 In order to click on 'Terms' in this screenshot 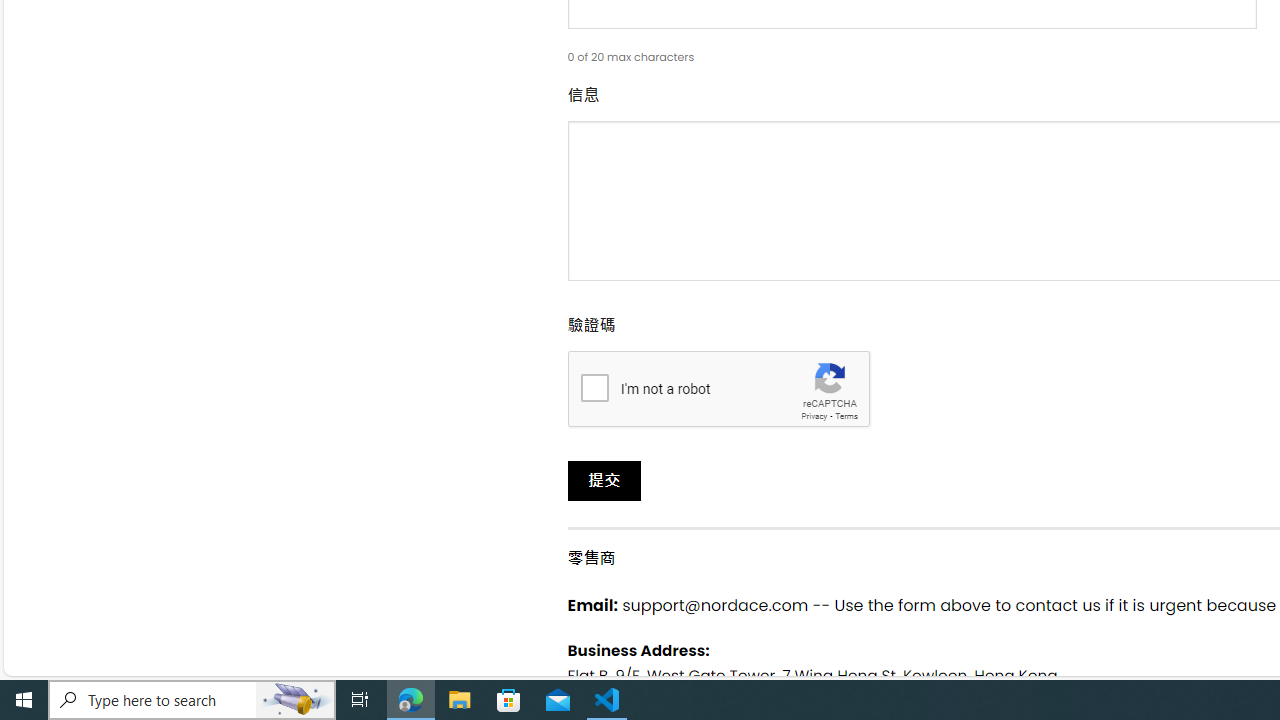, I will do `click(846, 415)`.